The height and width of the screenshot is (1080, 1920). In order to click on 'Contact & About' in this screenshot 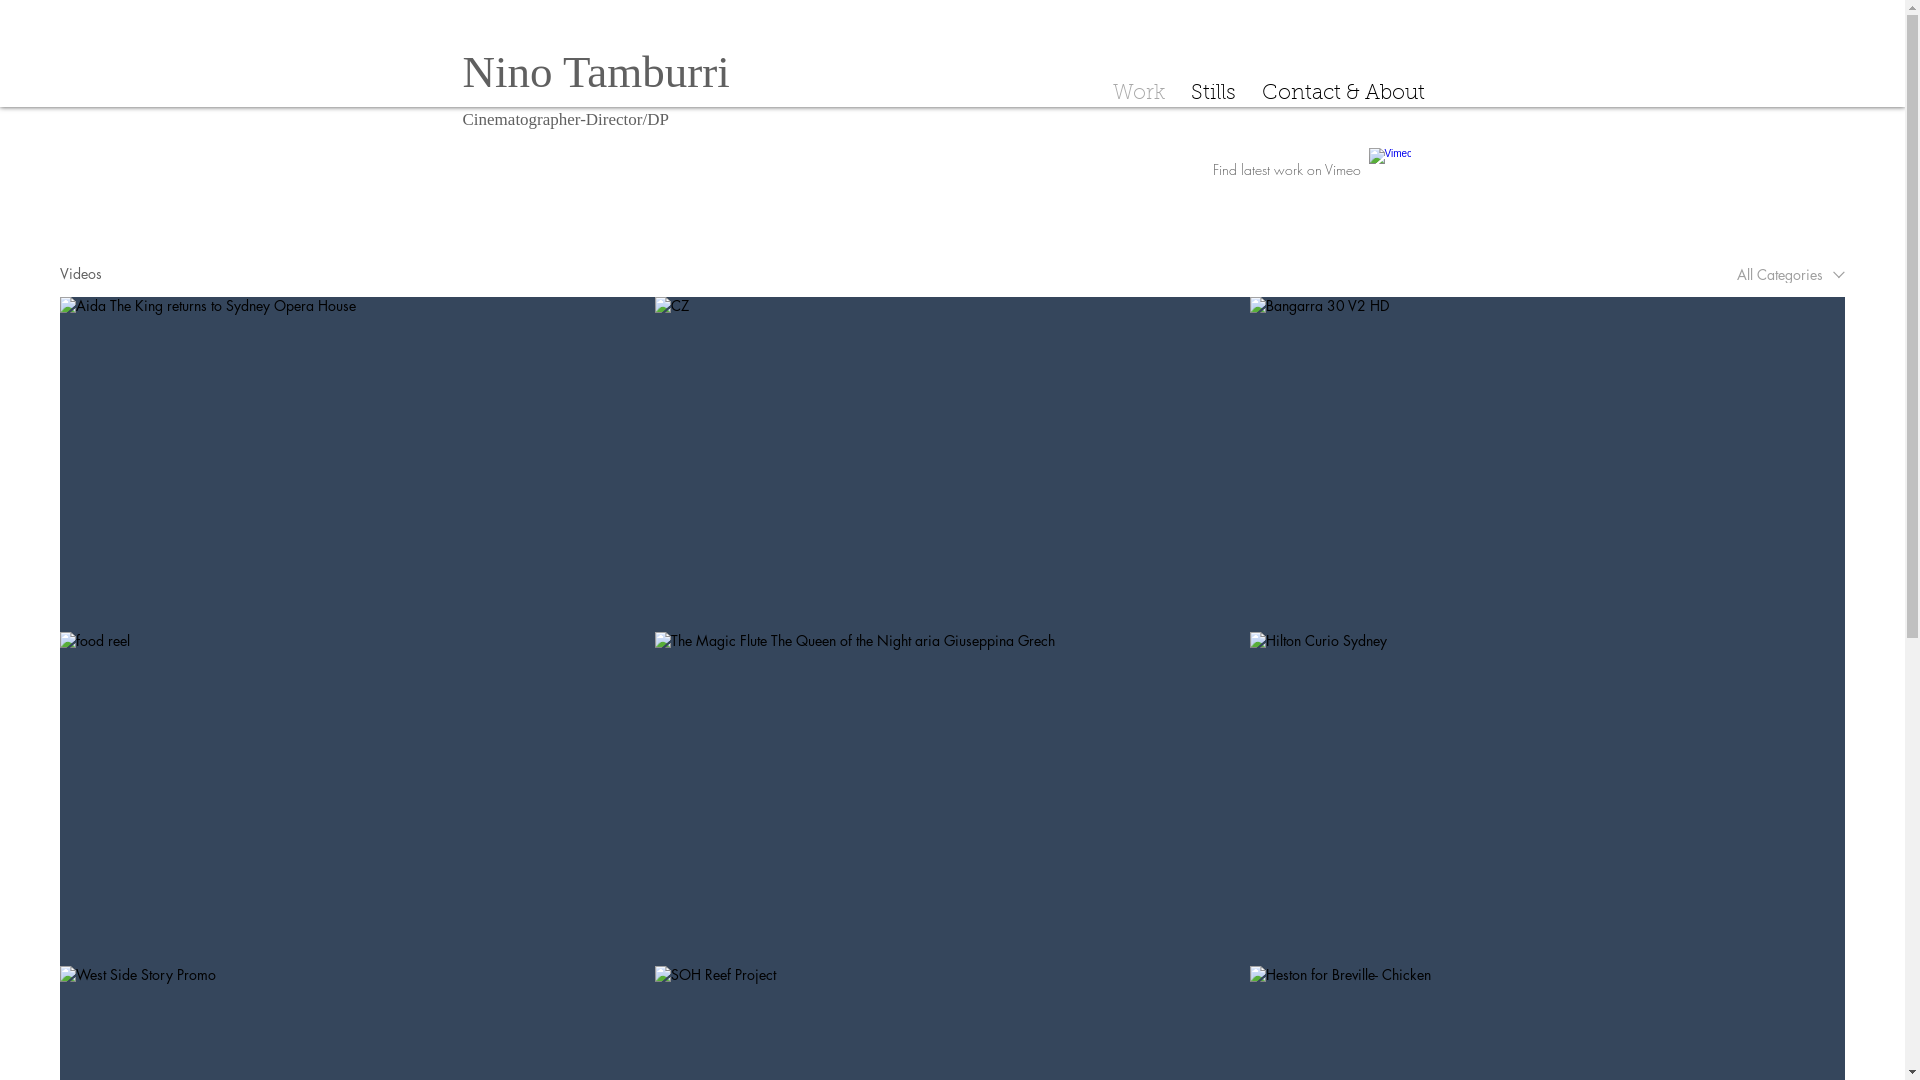, I will do `click(1342, 88)`.